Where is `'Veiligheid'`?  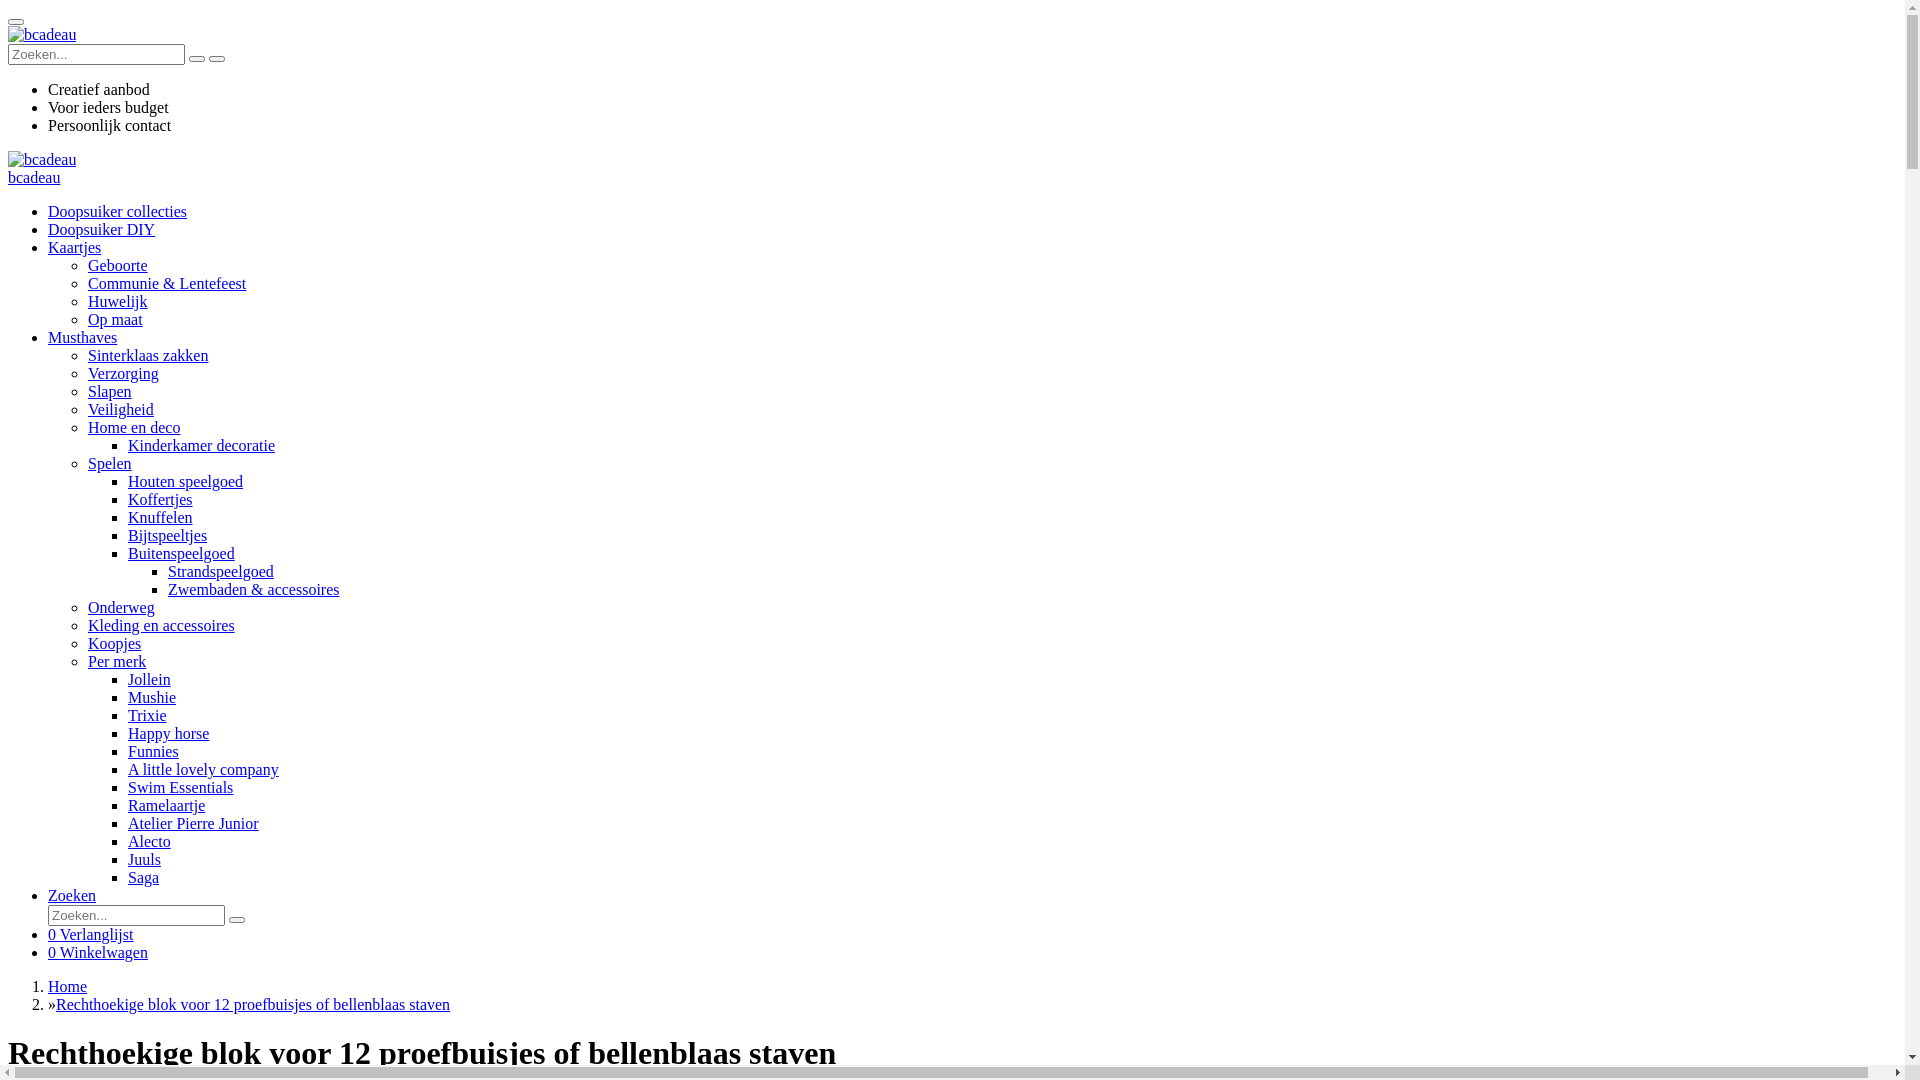
'Veiligheid' is located at coordinates (119, 408).